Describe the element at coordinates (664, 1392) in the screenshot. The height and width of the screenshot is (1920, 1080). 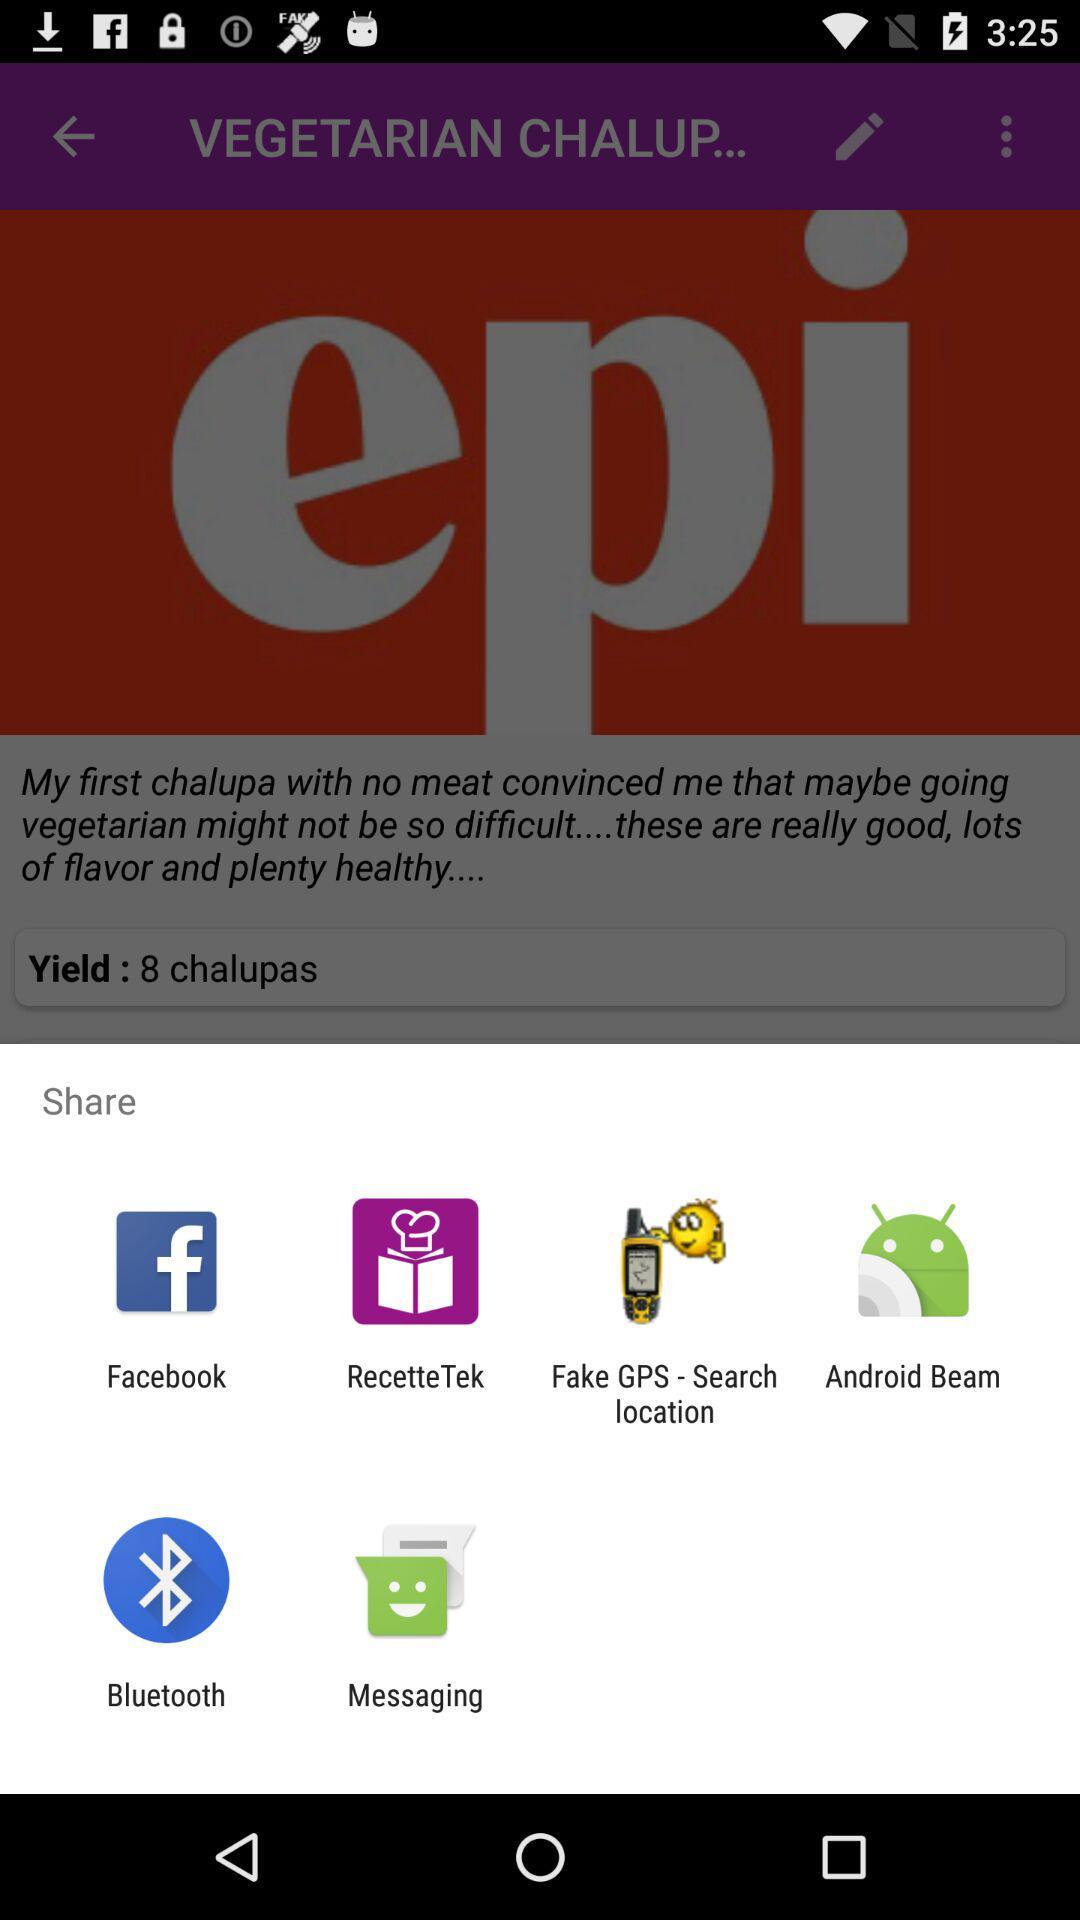
I see `the item to the right of the recettetek item` at that location.